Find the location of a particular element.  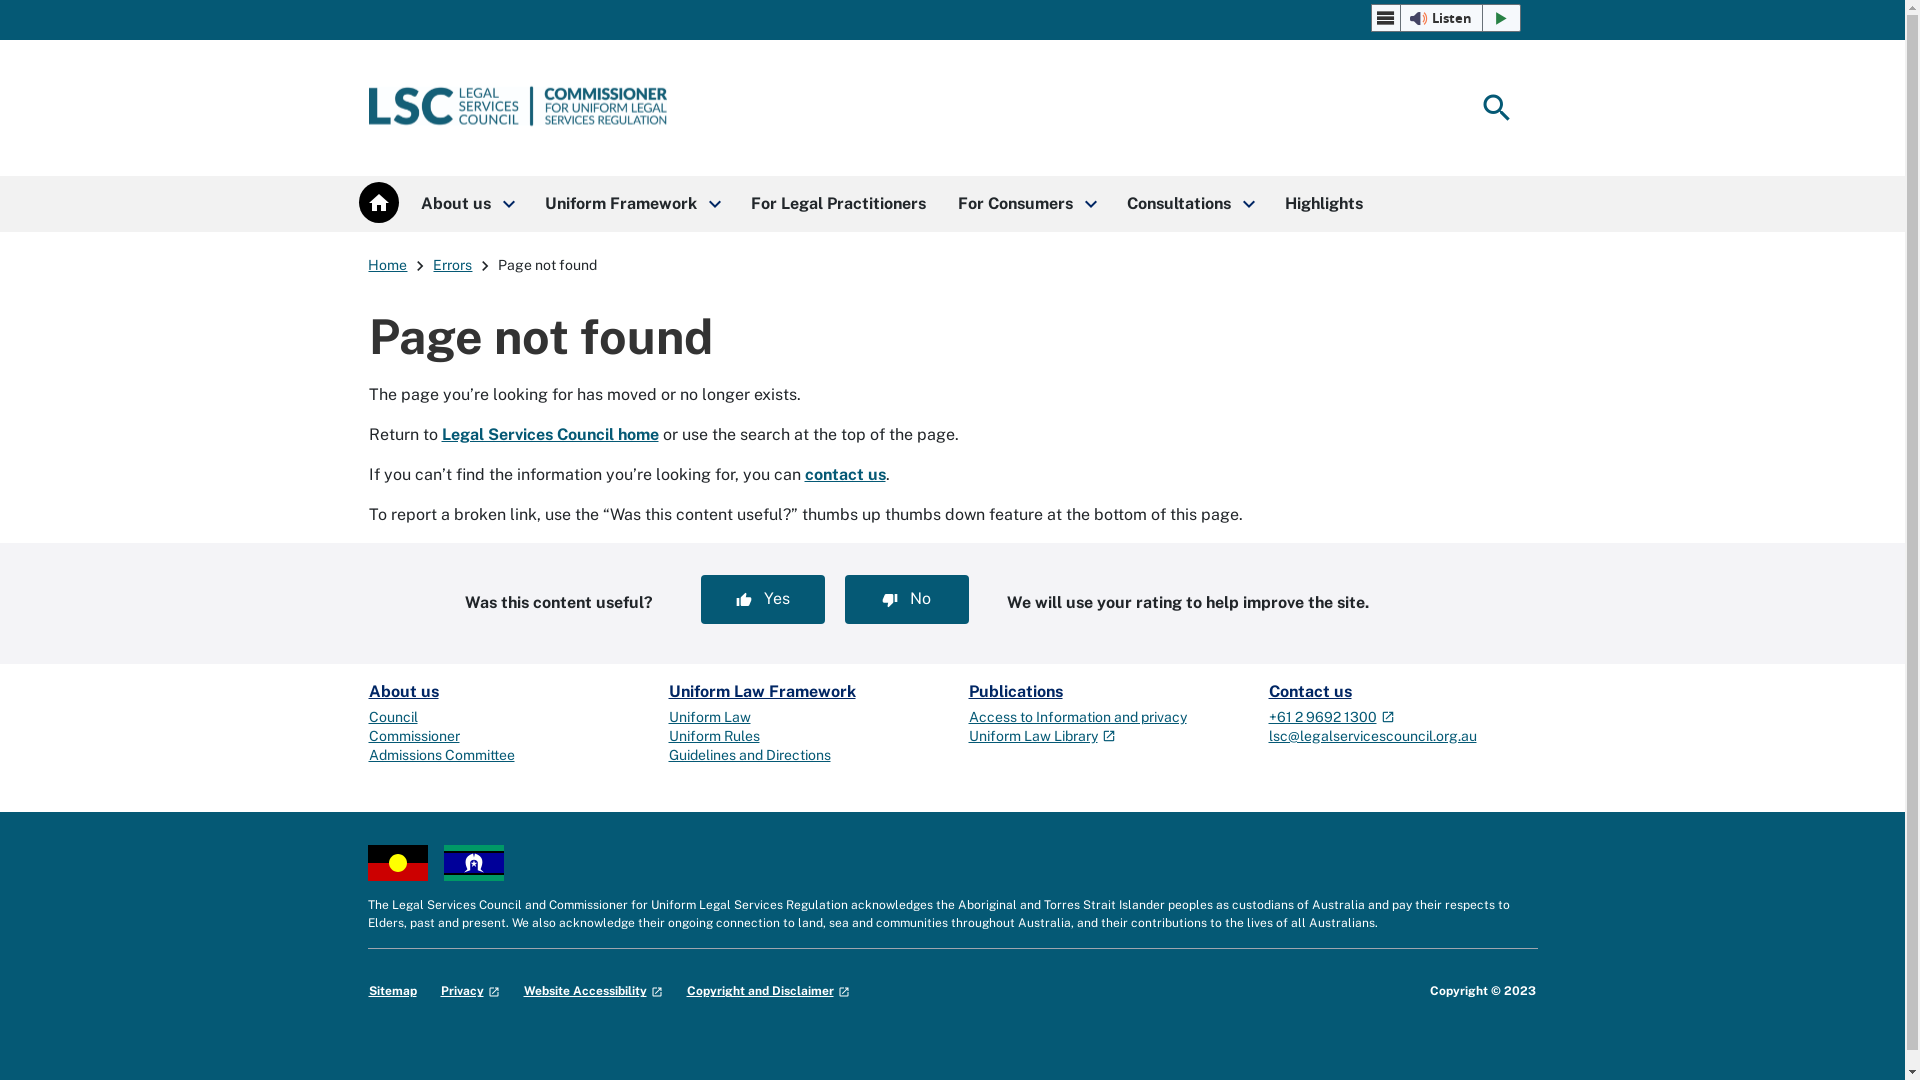

'Listen' is located at coordinates (1445, 18).